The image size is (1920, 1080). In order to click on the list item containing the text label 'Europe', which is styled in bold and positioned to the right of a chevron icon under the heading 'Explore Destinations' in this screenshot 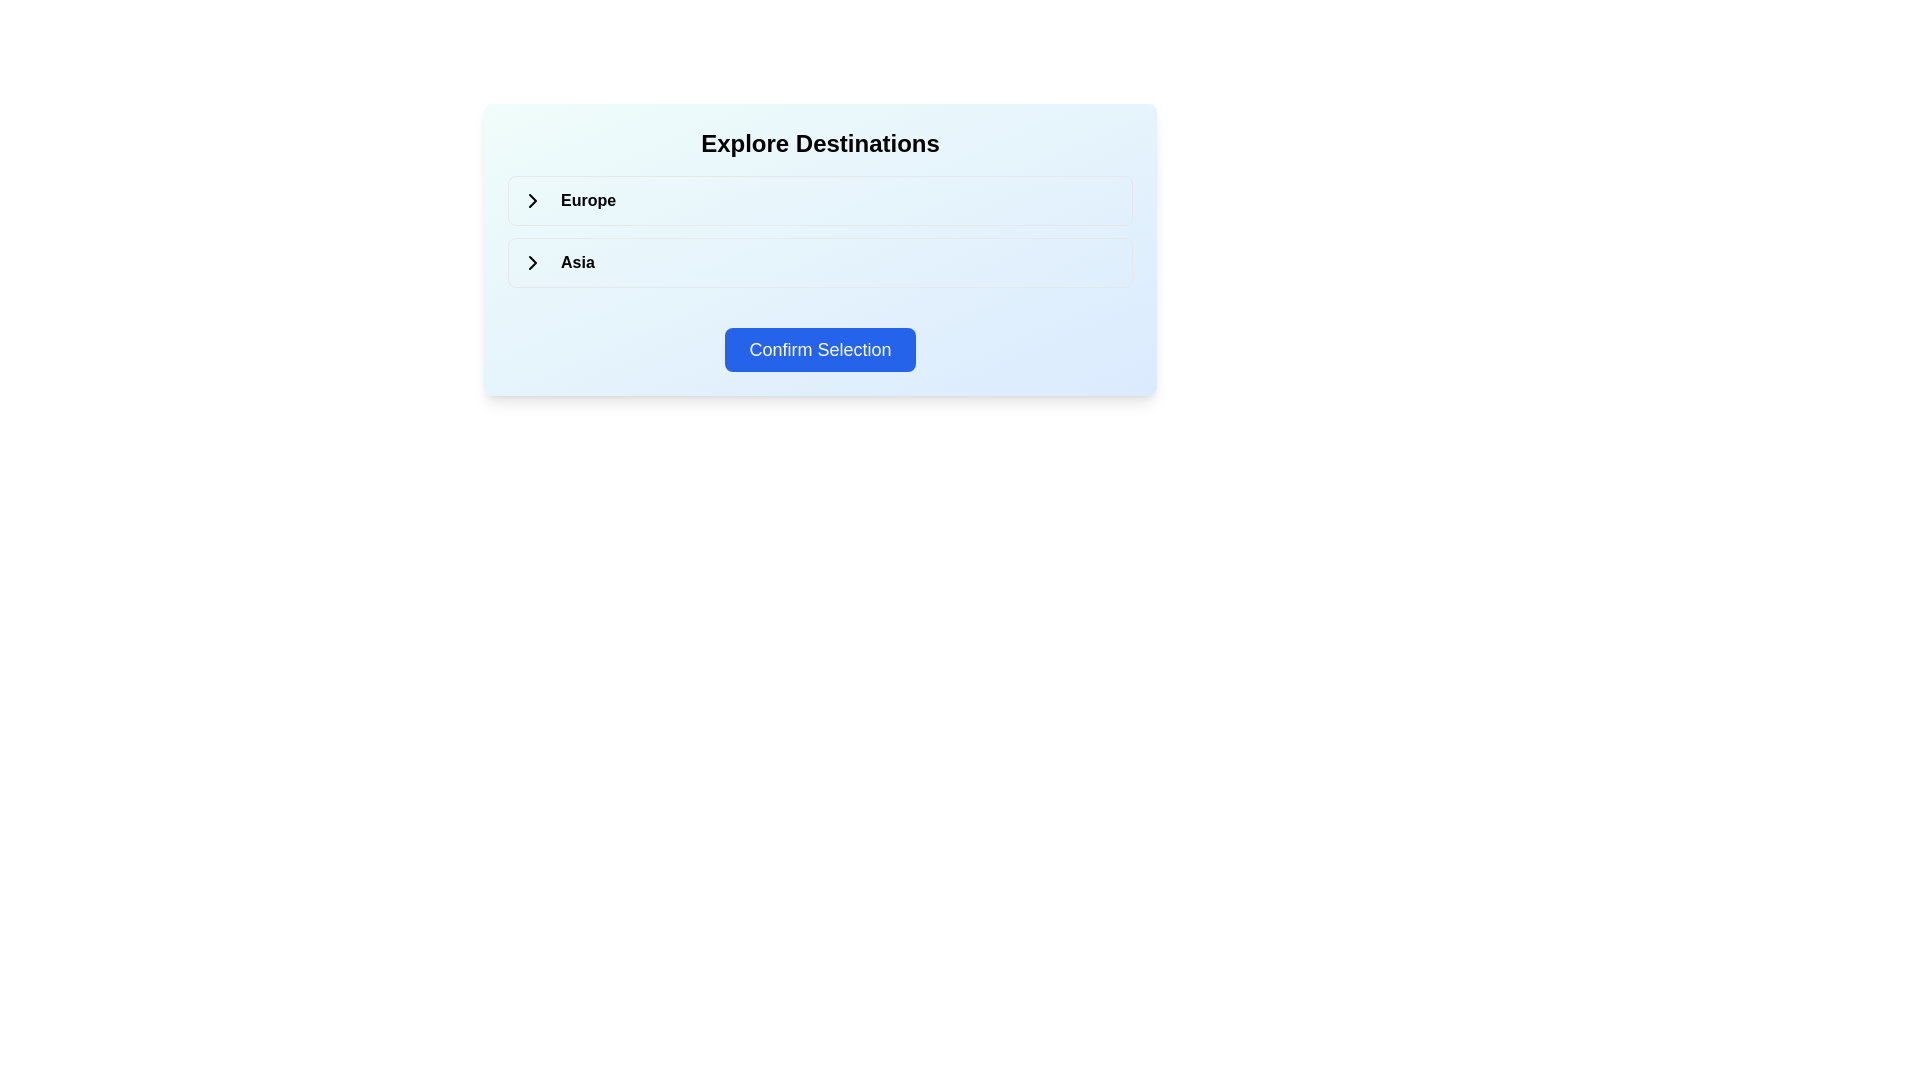, I will do `click(583, 200)`.